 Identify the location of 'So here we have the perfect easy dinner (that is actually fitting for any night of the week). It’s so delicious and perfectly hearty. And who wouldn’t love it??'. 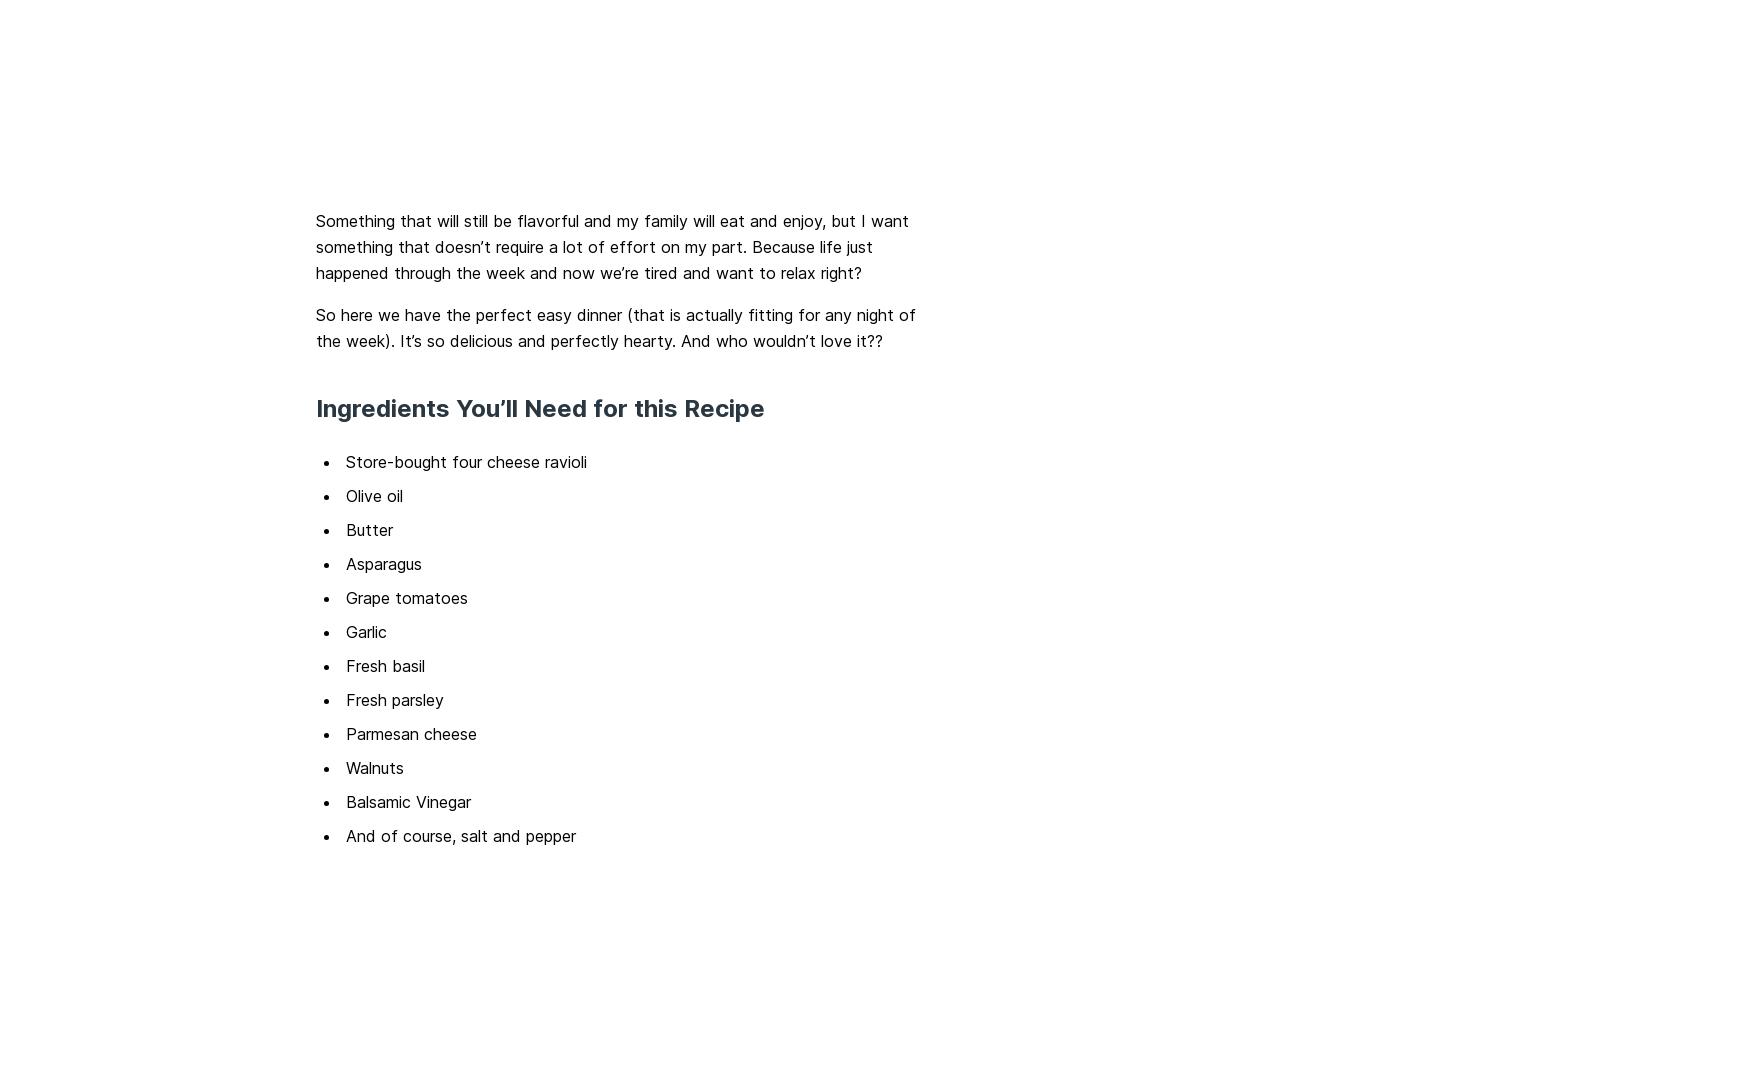
(613, 326).